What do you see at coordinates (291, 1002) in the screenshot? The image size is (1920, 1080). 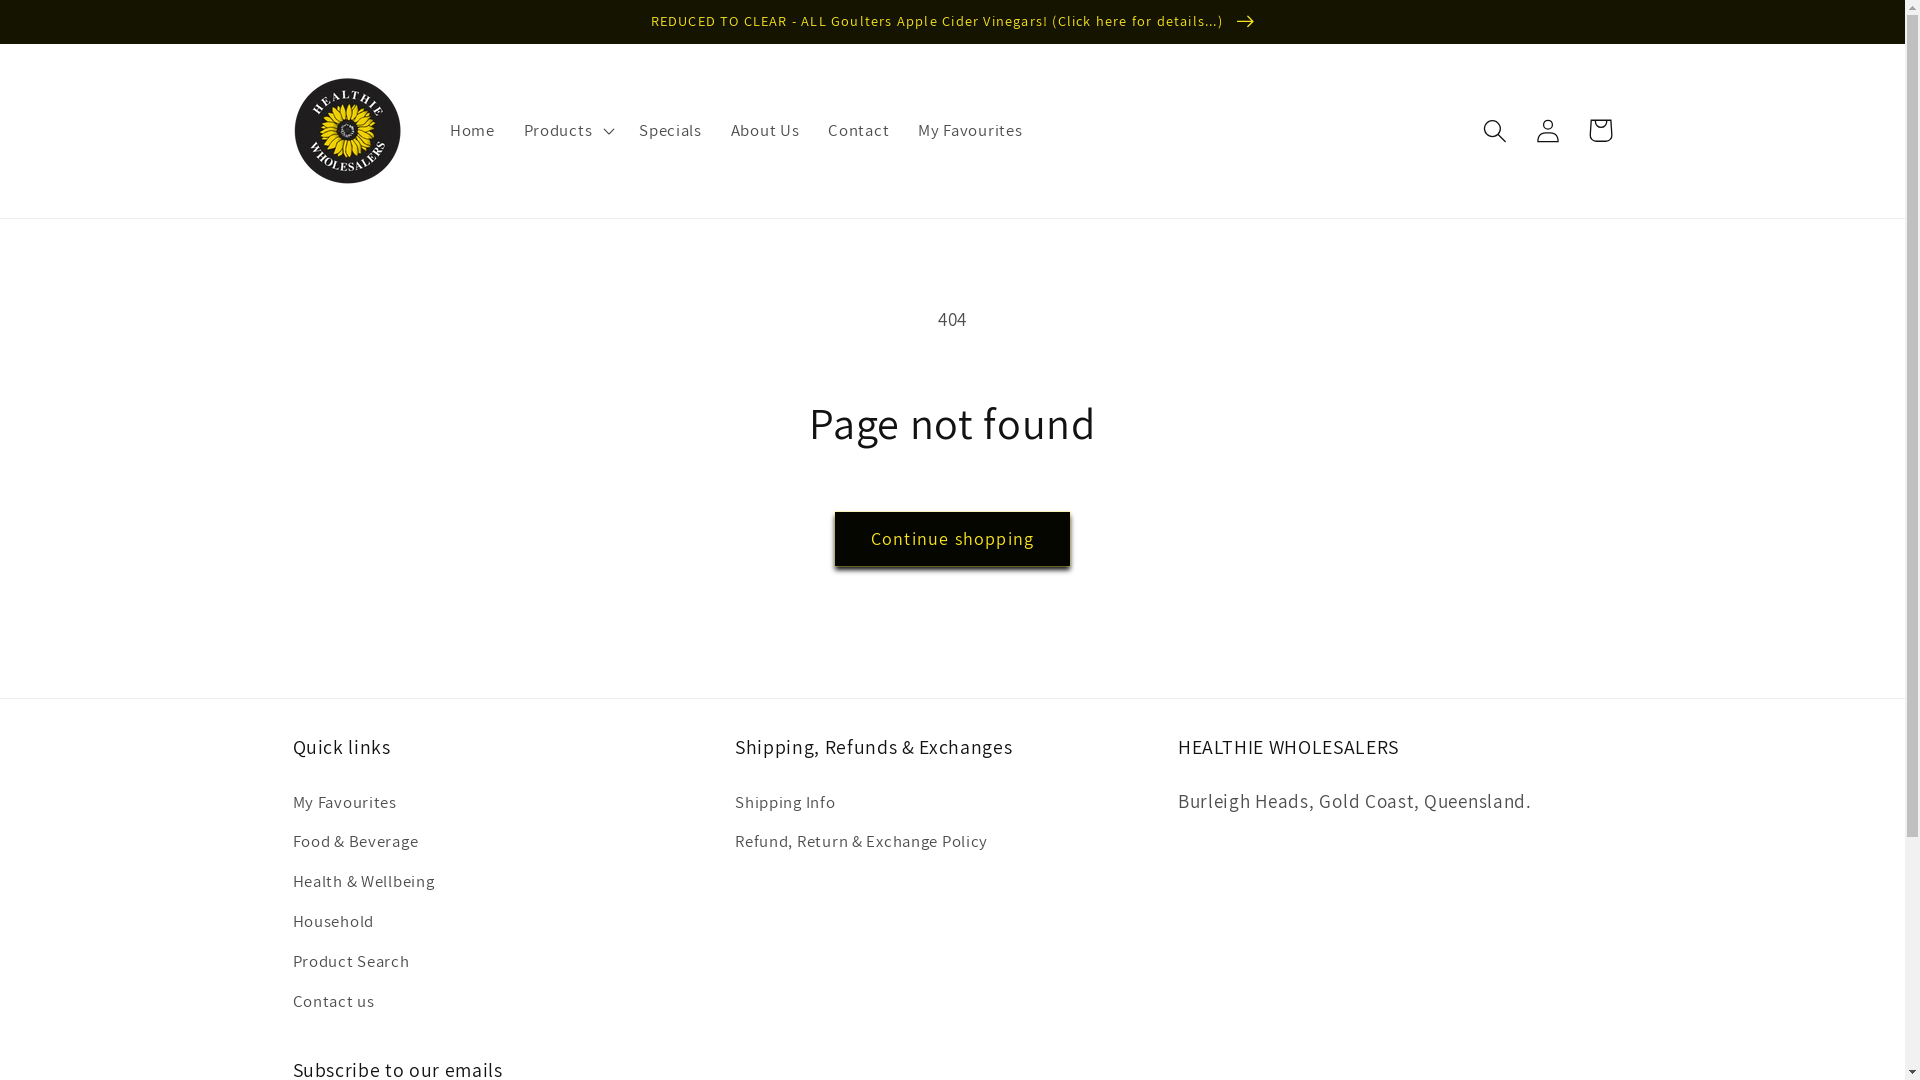 I see `'Contact us'` at bounding box center [291, 1002].